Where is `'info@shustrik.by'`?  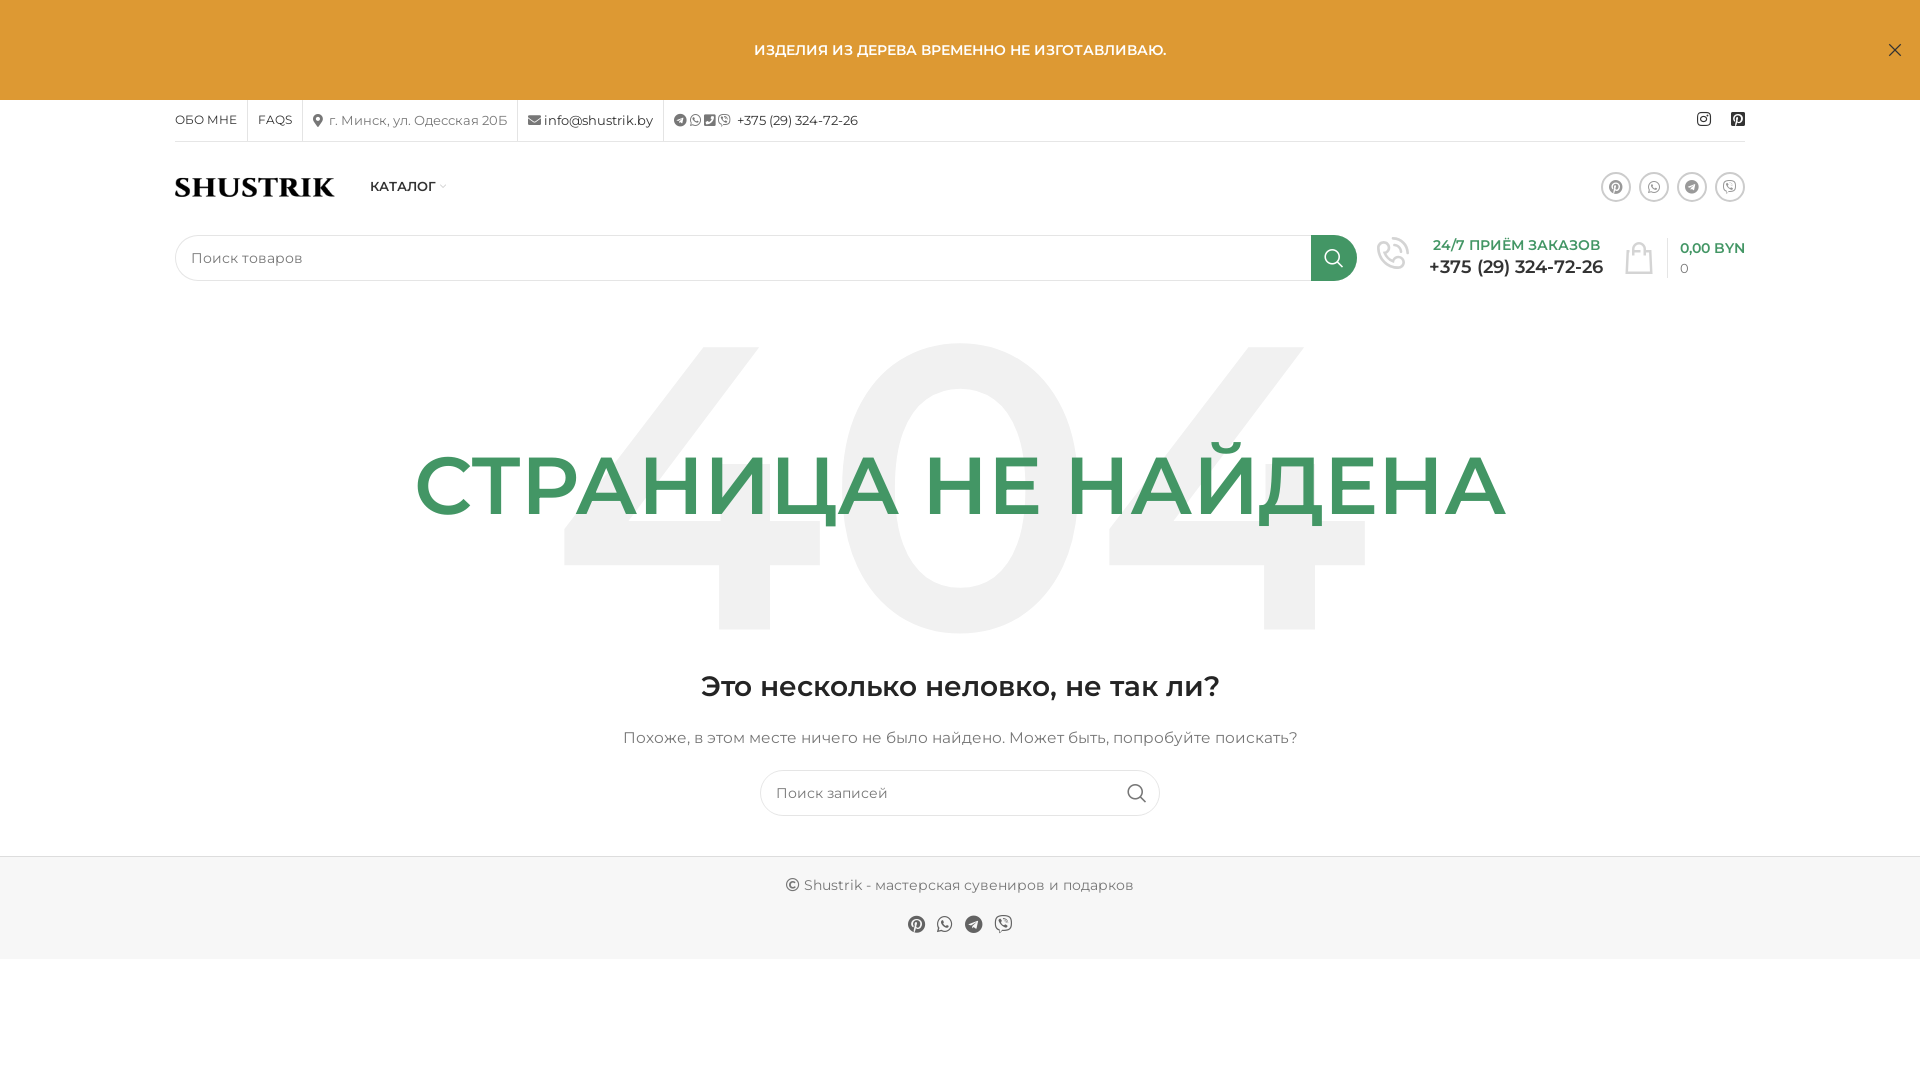
'info@shustrik.by' is located at coordinates (597, 119).